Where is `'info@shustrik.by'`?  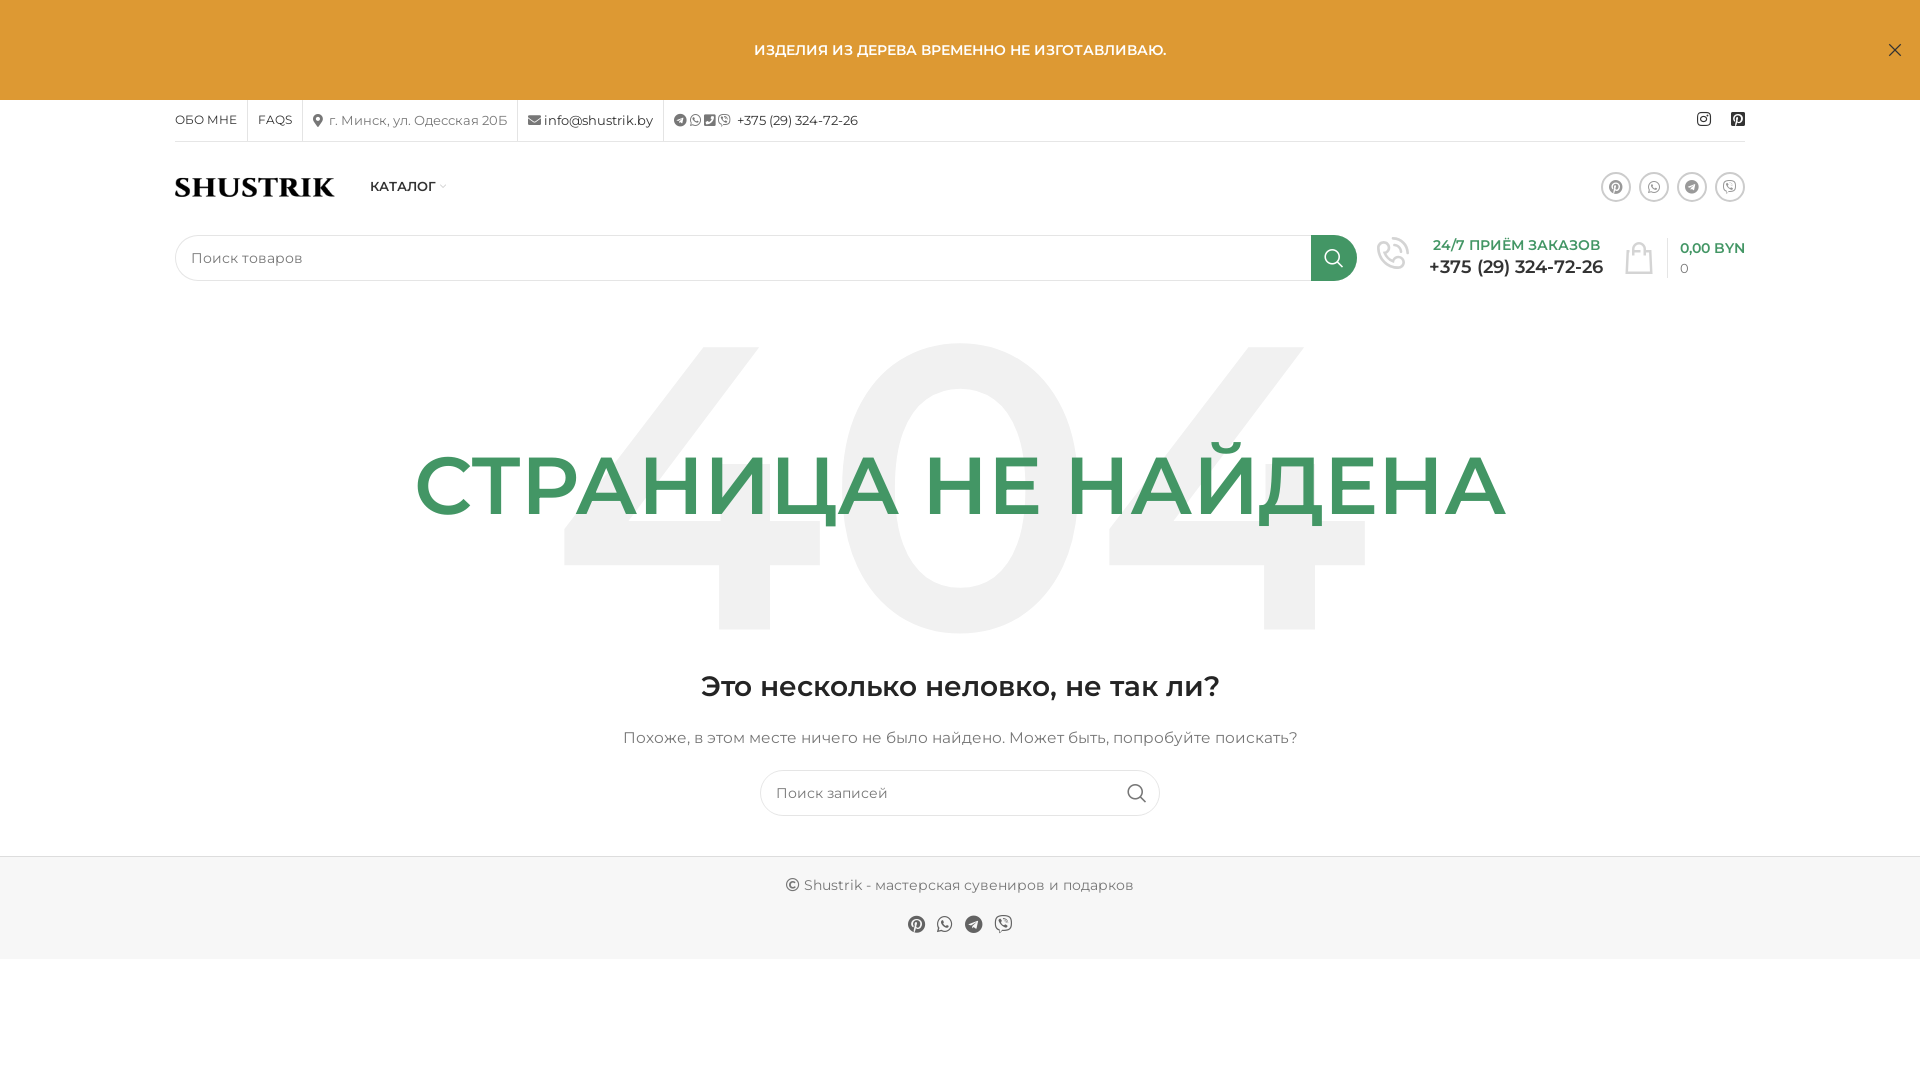
'info@shustrik.by' is located at coordinates (597, 119).